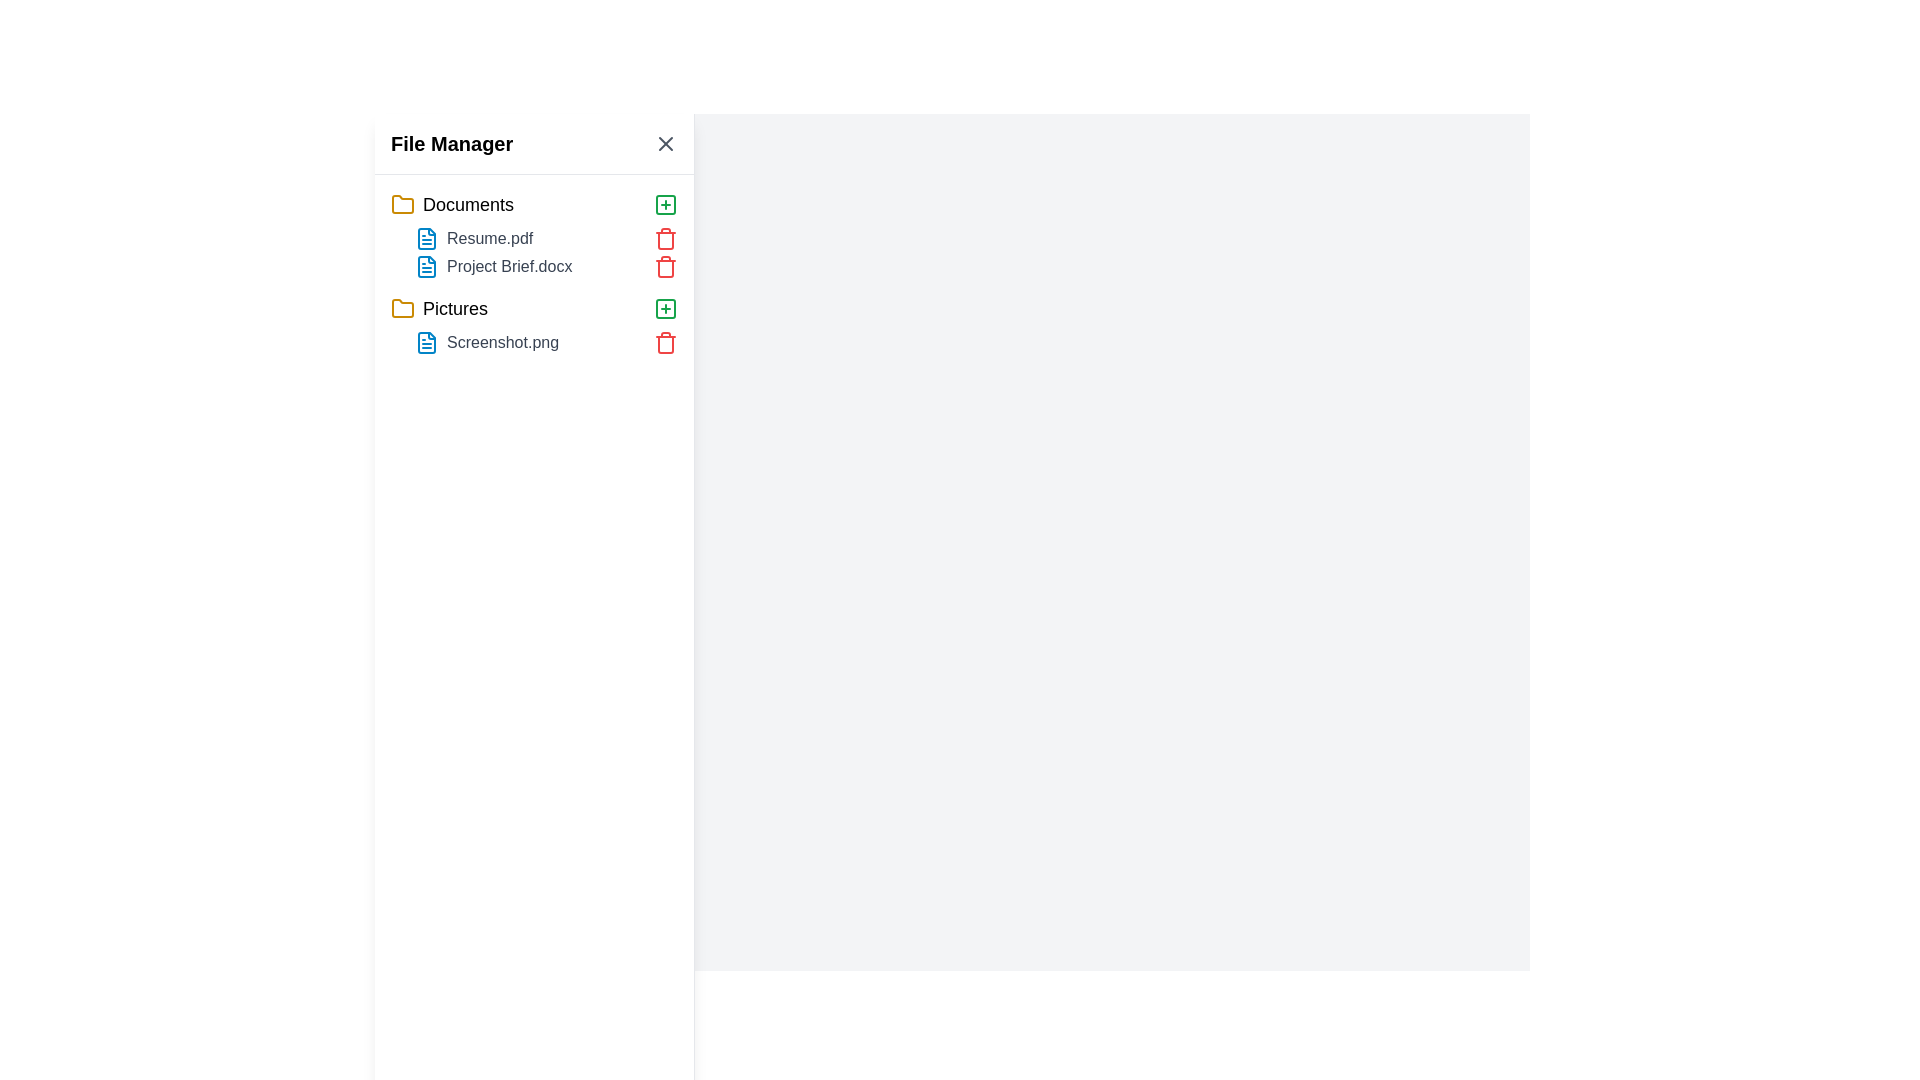 This screenshot has width=1920, height=1080. What do you see at coordinates (503, 342) in the screenshot?
I see `the static text label displaying 'Screenshot.png' in the file manager interface, located under the 'Pictures' folder` at bounding box center [503, 342].